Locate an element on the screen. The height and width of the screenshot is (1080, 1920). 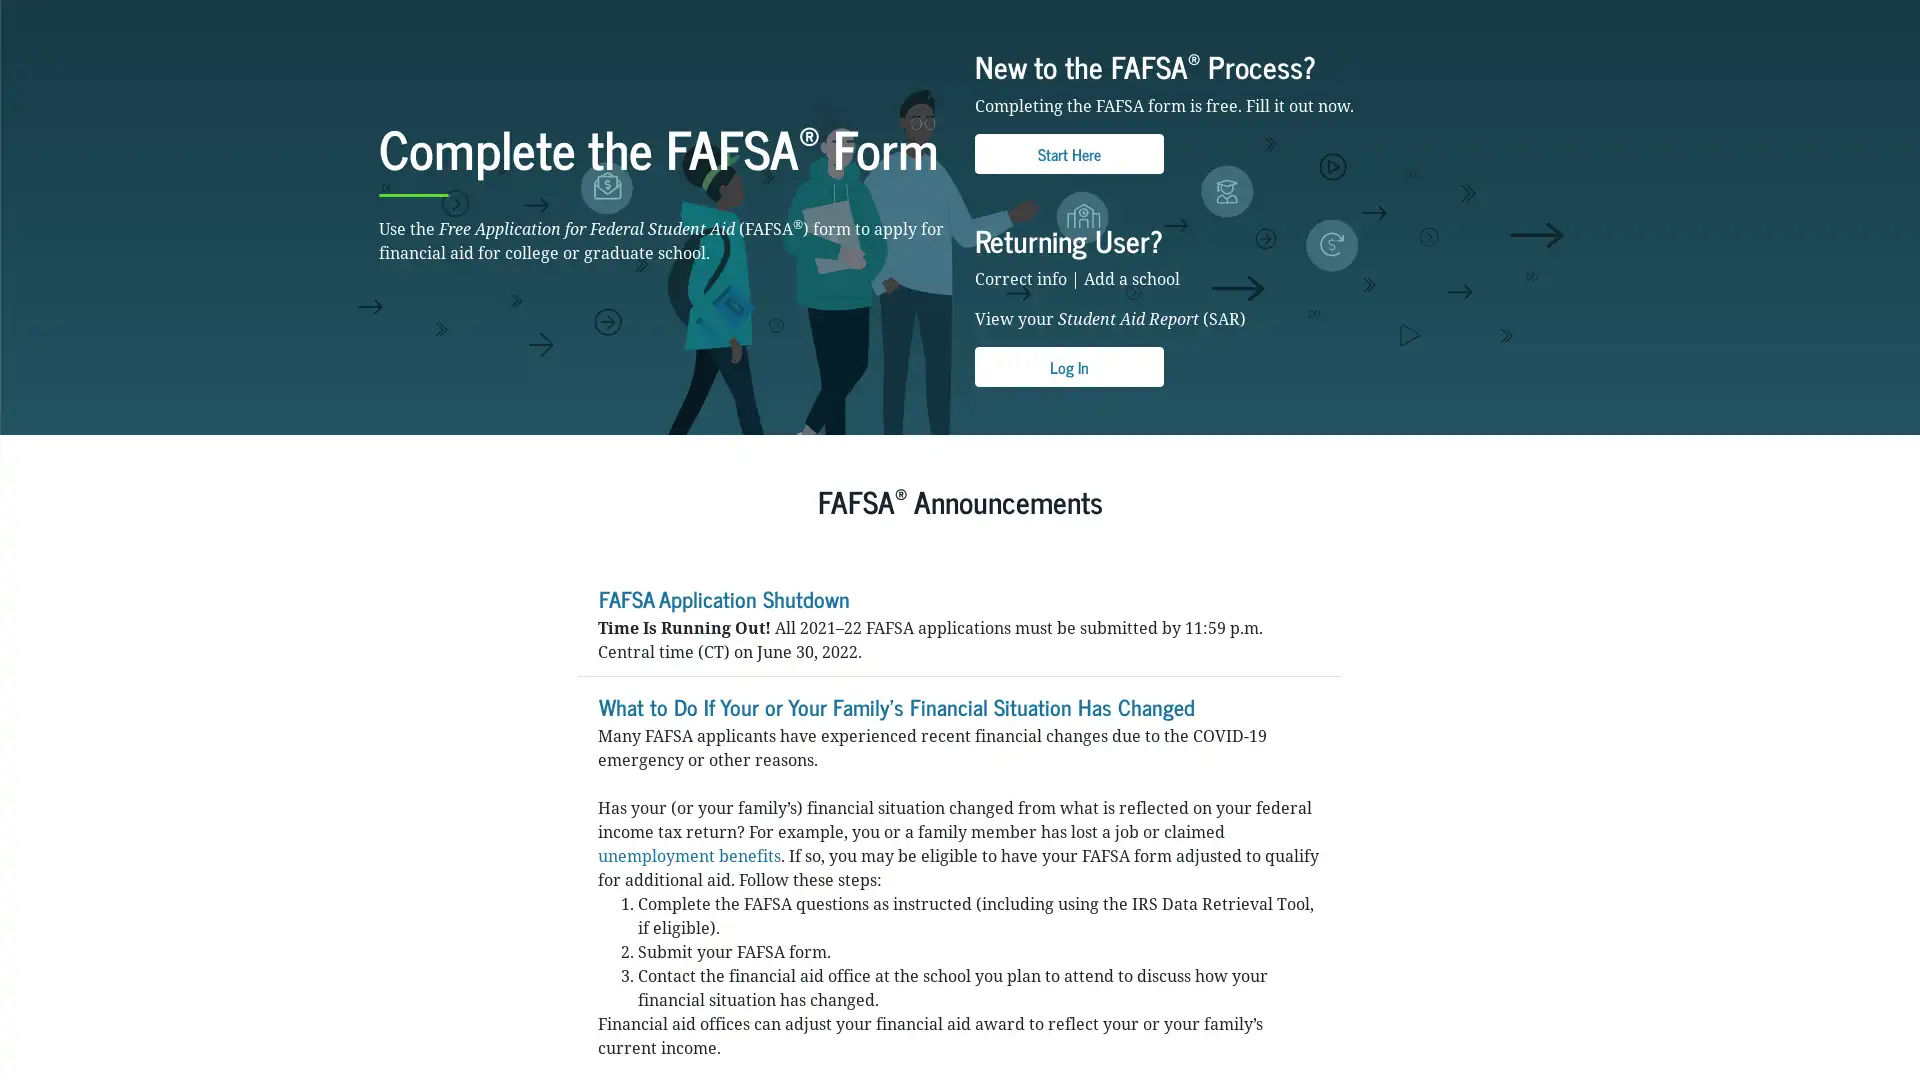
Log In is located at coordinates (1068, 496).